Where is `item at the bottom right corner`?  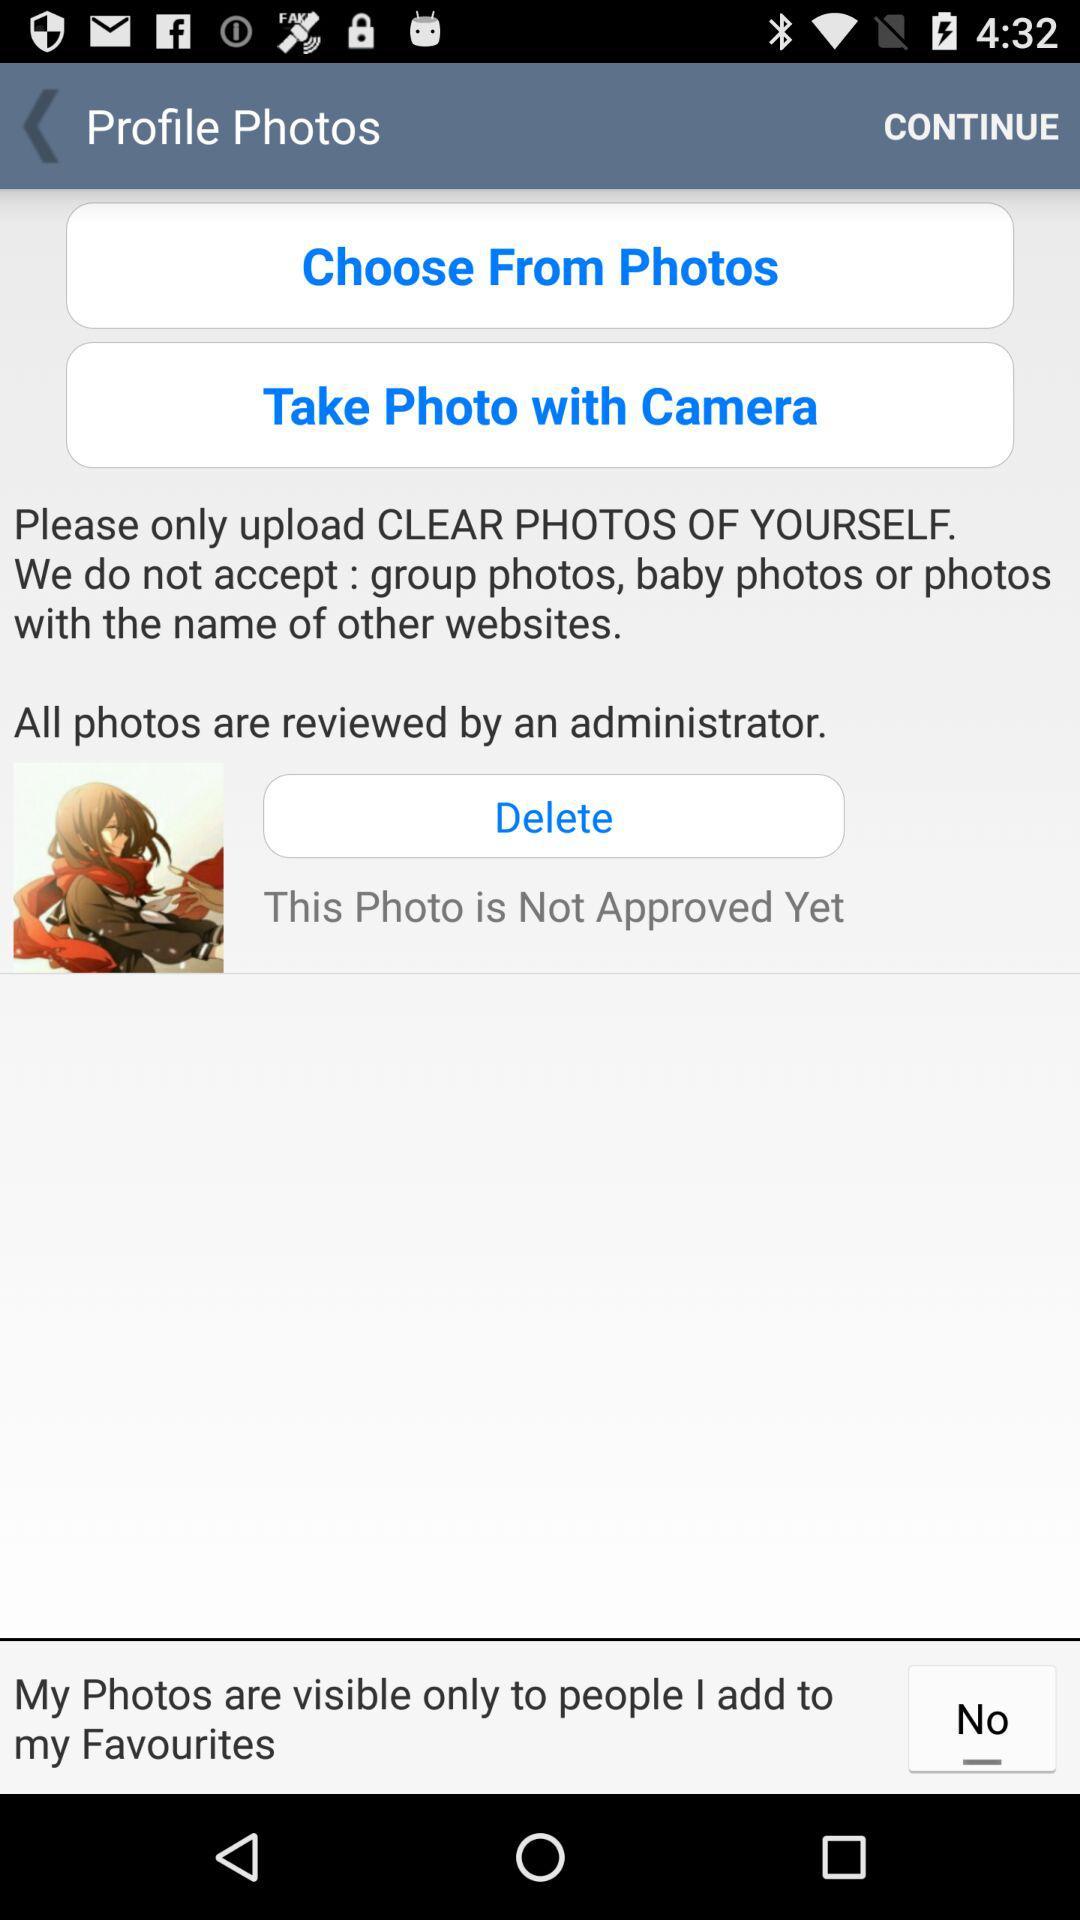 item at the bottom right corner is located at coordinates (981, 1716).